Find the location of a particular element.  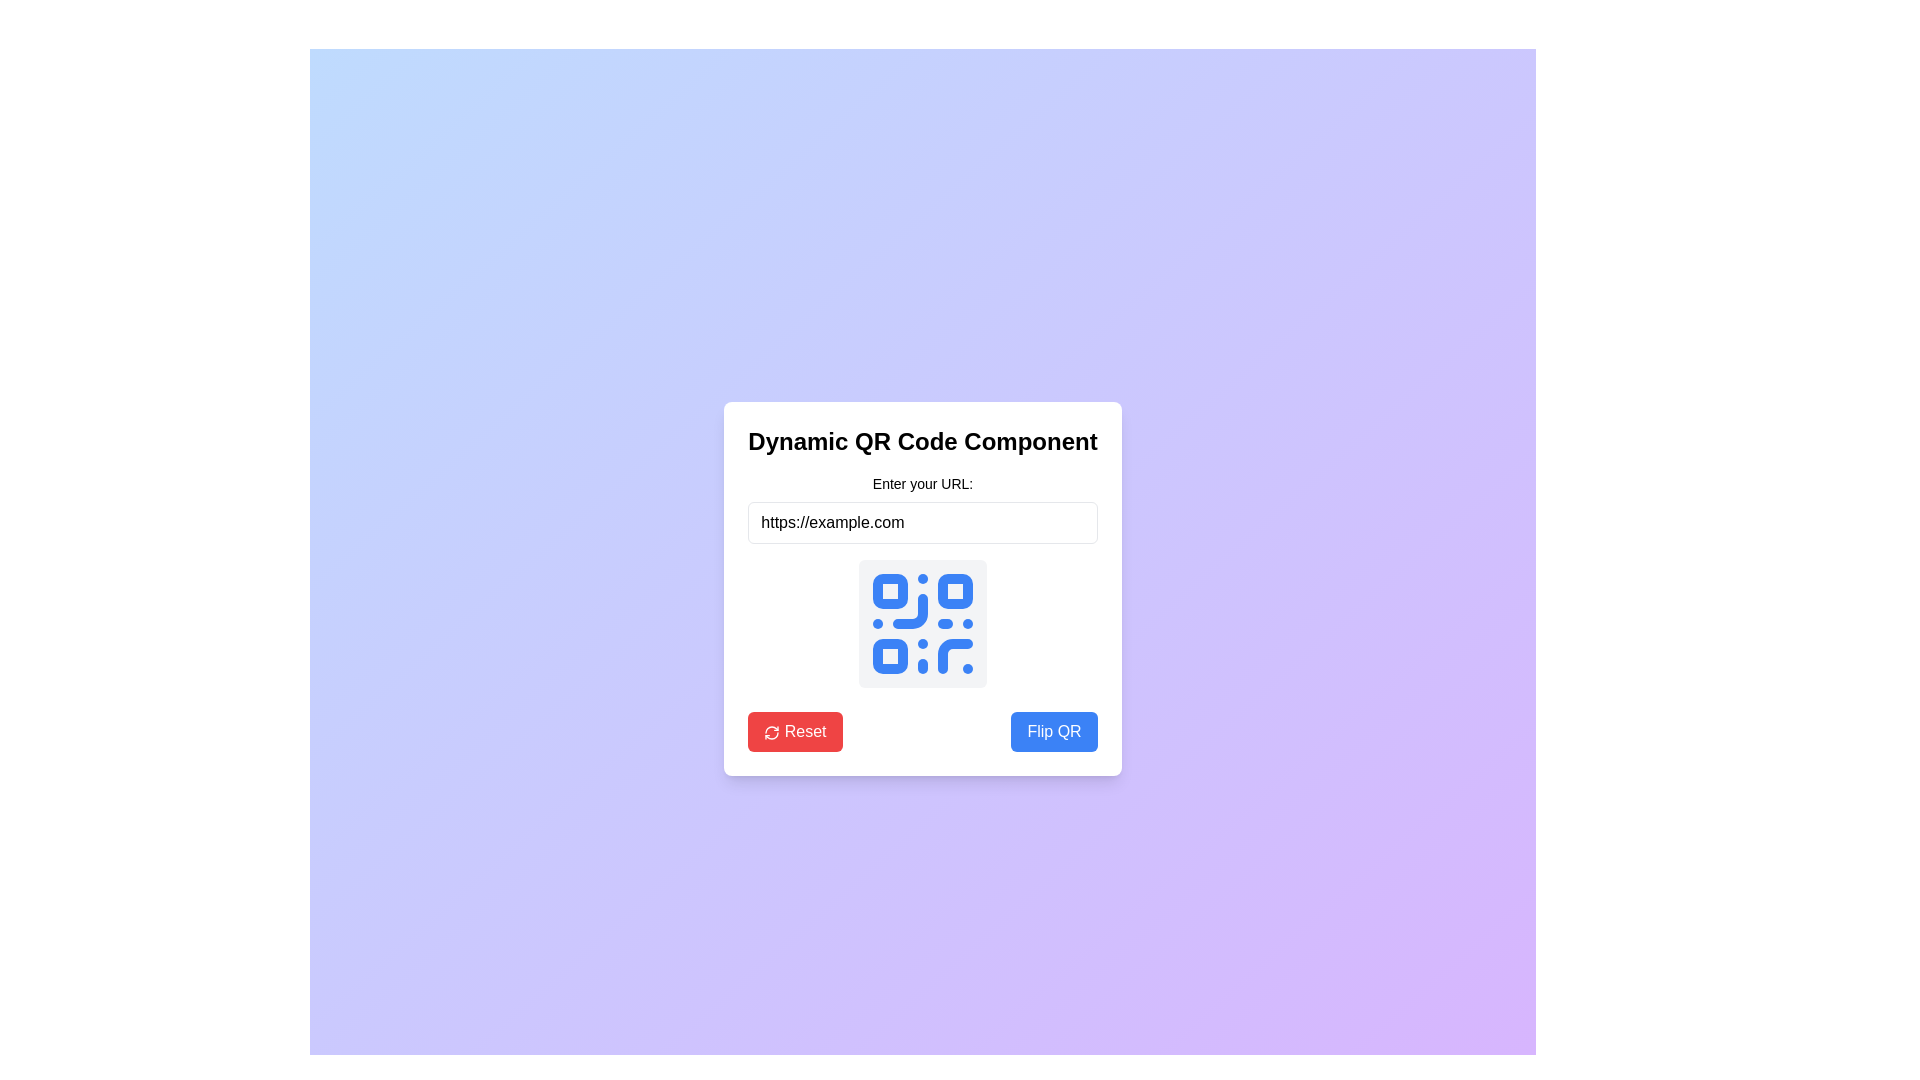

the third square in the QR code's grid layout, which is a small blue square with rounded corners located at the bottom left of the QR code design is located at coordinates (889, 656).